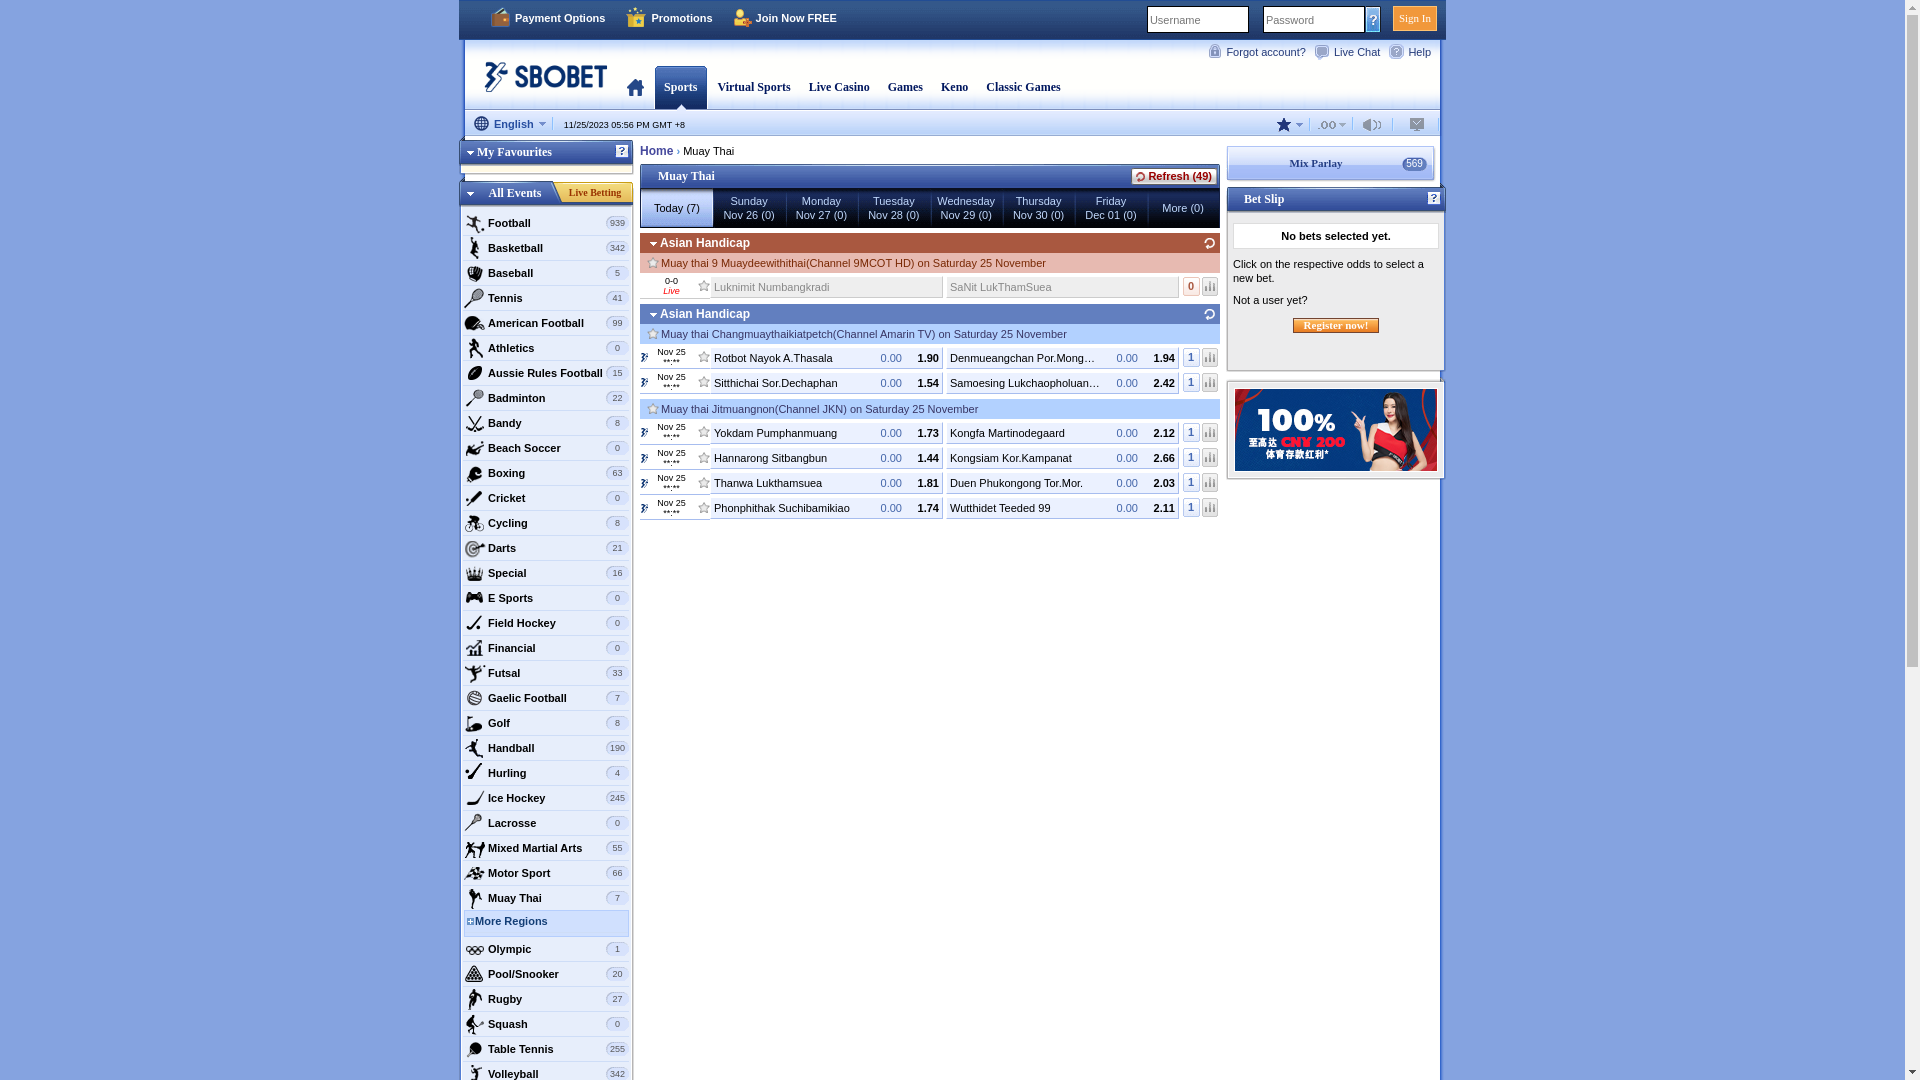 This screenshot has width=1920, height=1080. What do you see at coordinates (747, 208) in the screenshot?
I see `'Sunday` at bounding box center [747, 208].